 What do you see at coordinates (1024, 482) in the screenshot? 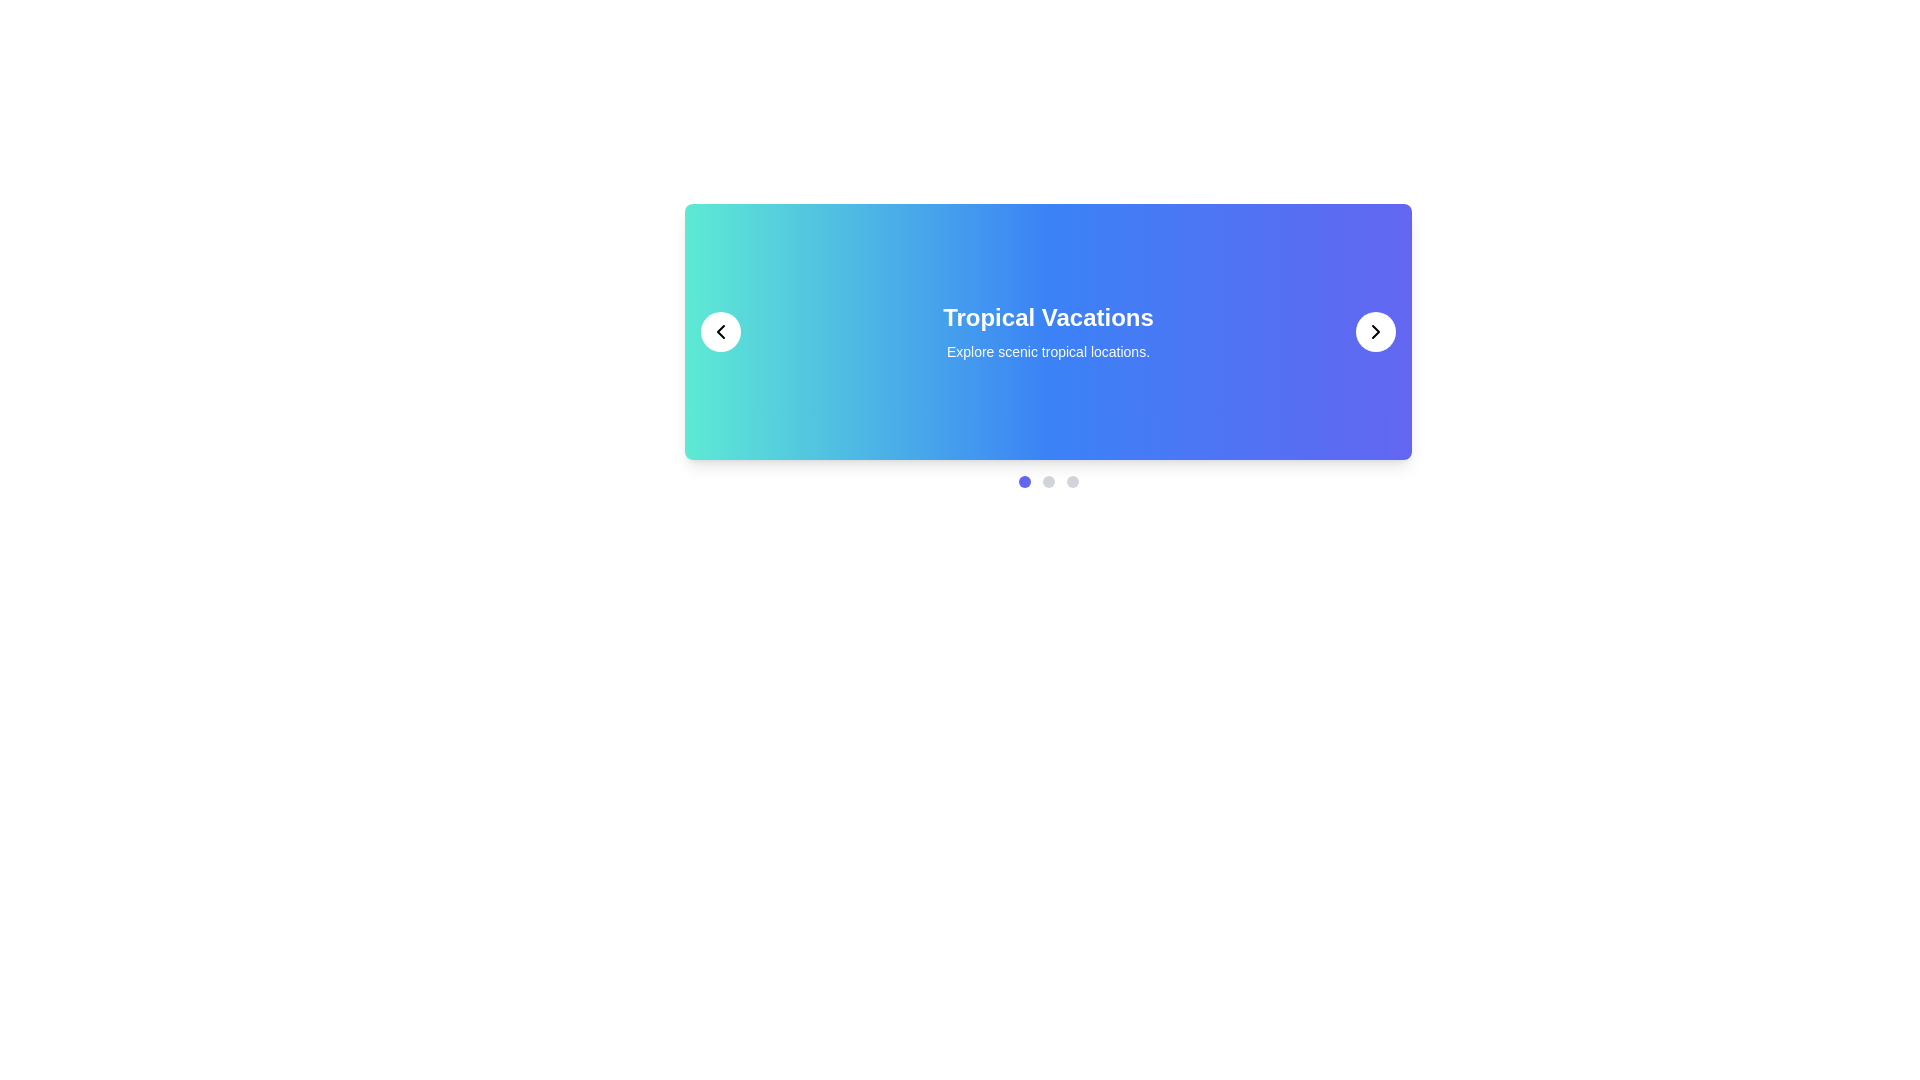
I see `the first circular indigo icon of the Carousel navigation indicator` at bounding box center [1024, 482].